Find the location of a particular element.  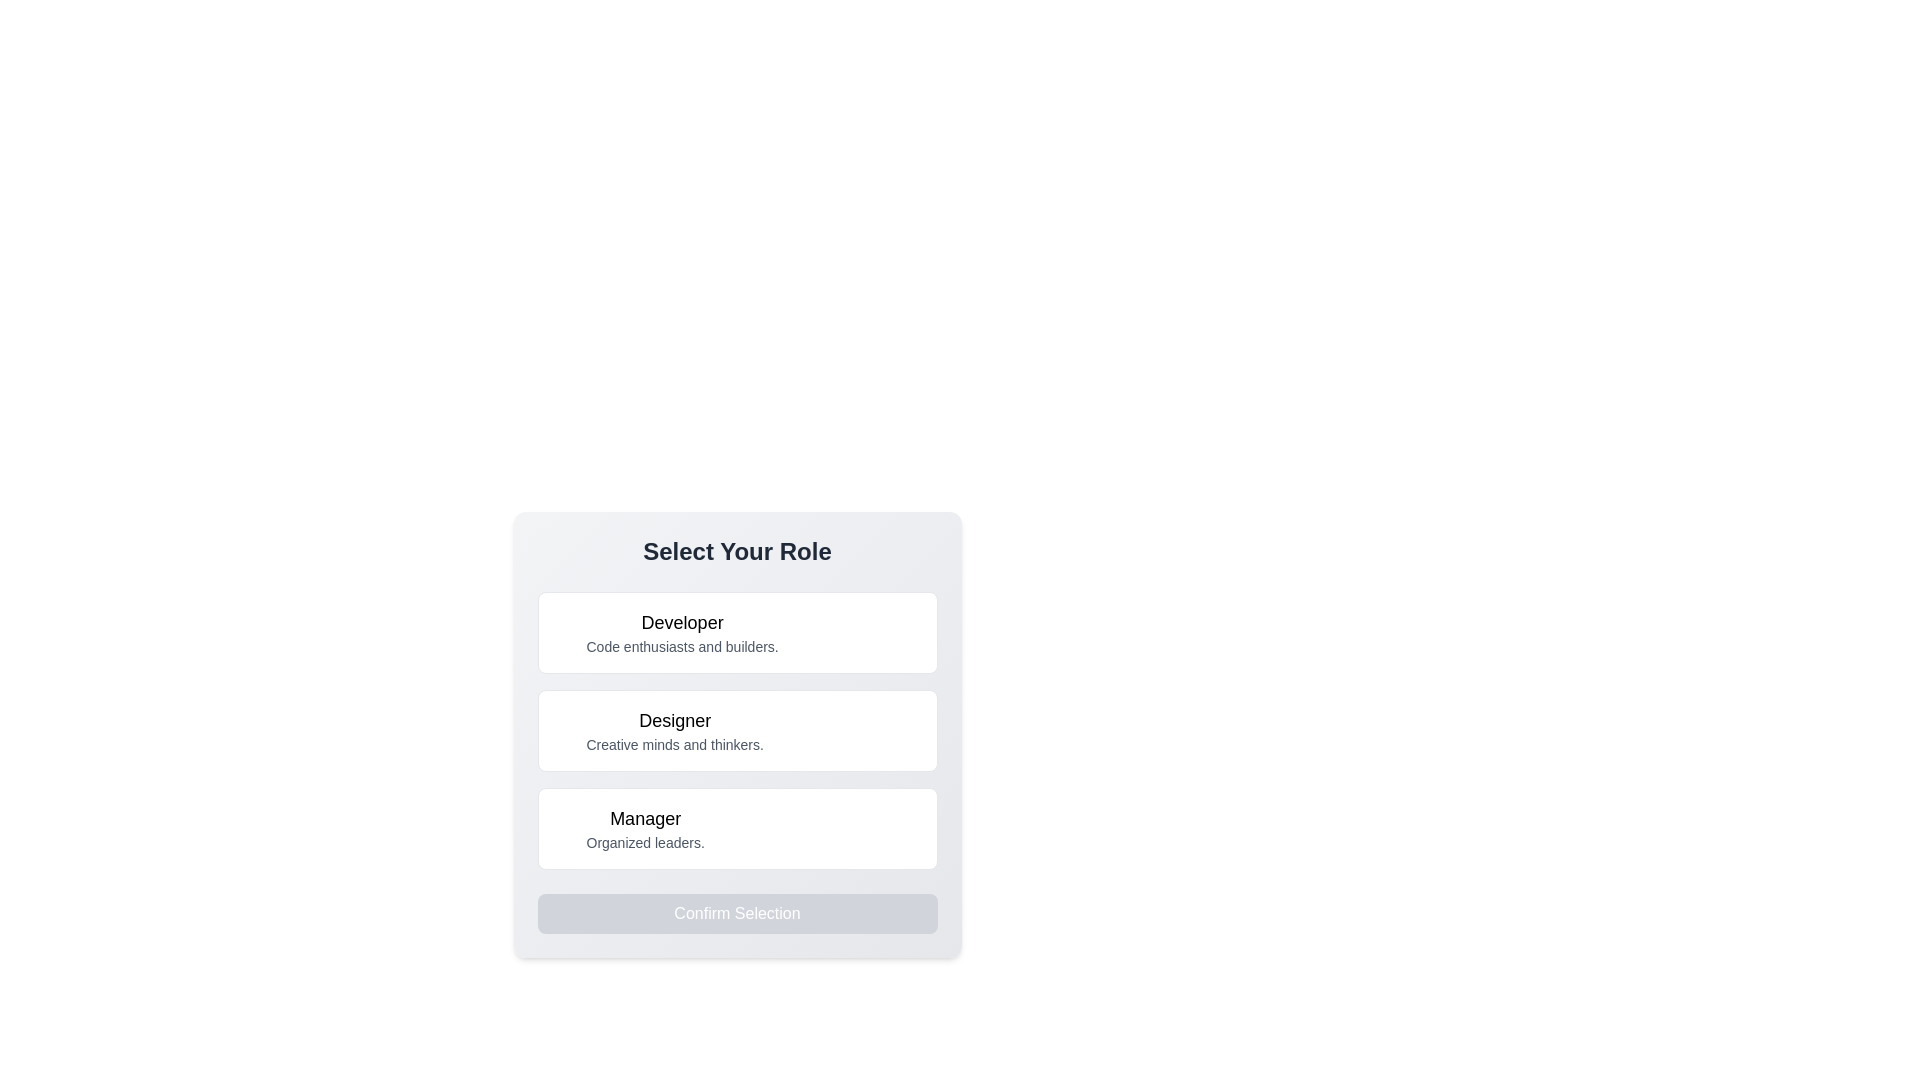

the subtitle text 'Code enthusiasts and builders.' which is located beneath the 'Developer' label in the first option box of the vertical list of roles is located at coordinates (682, 647).